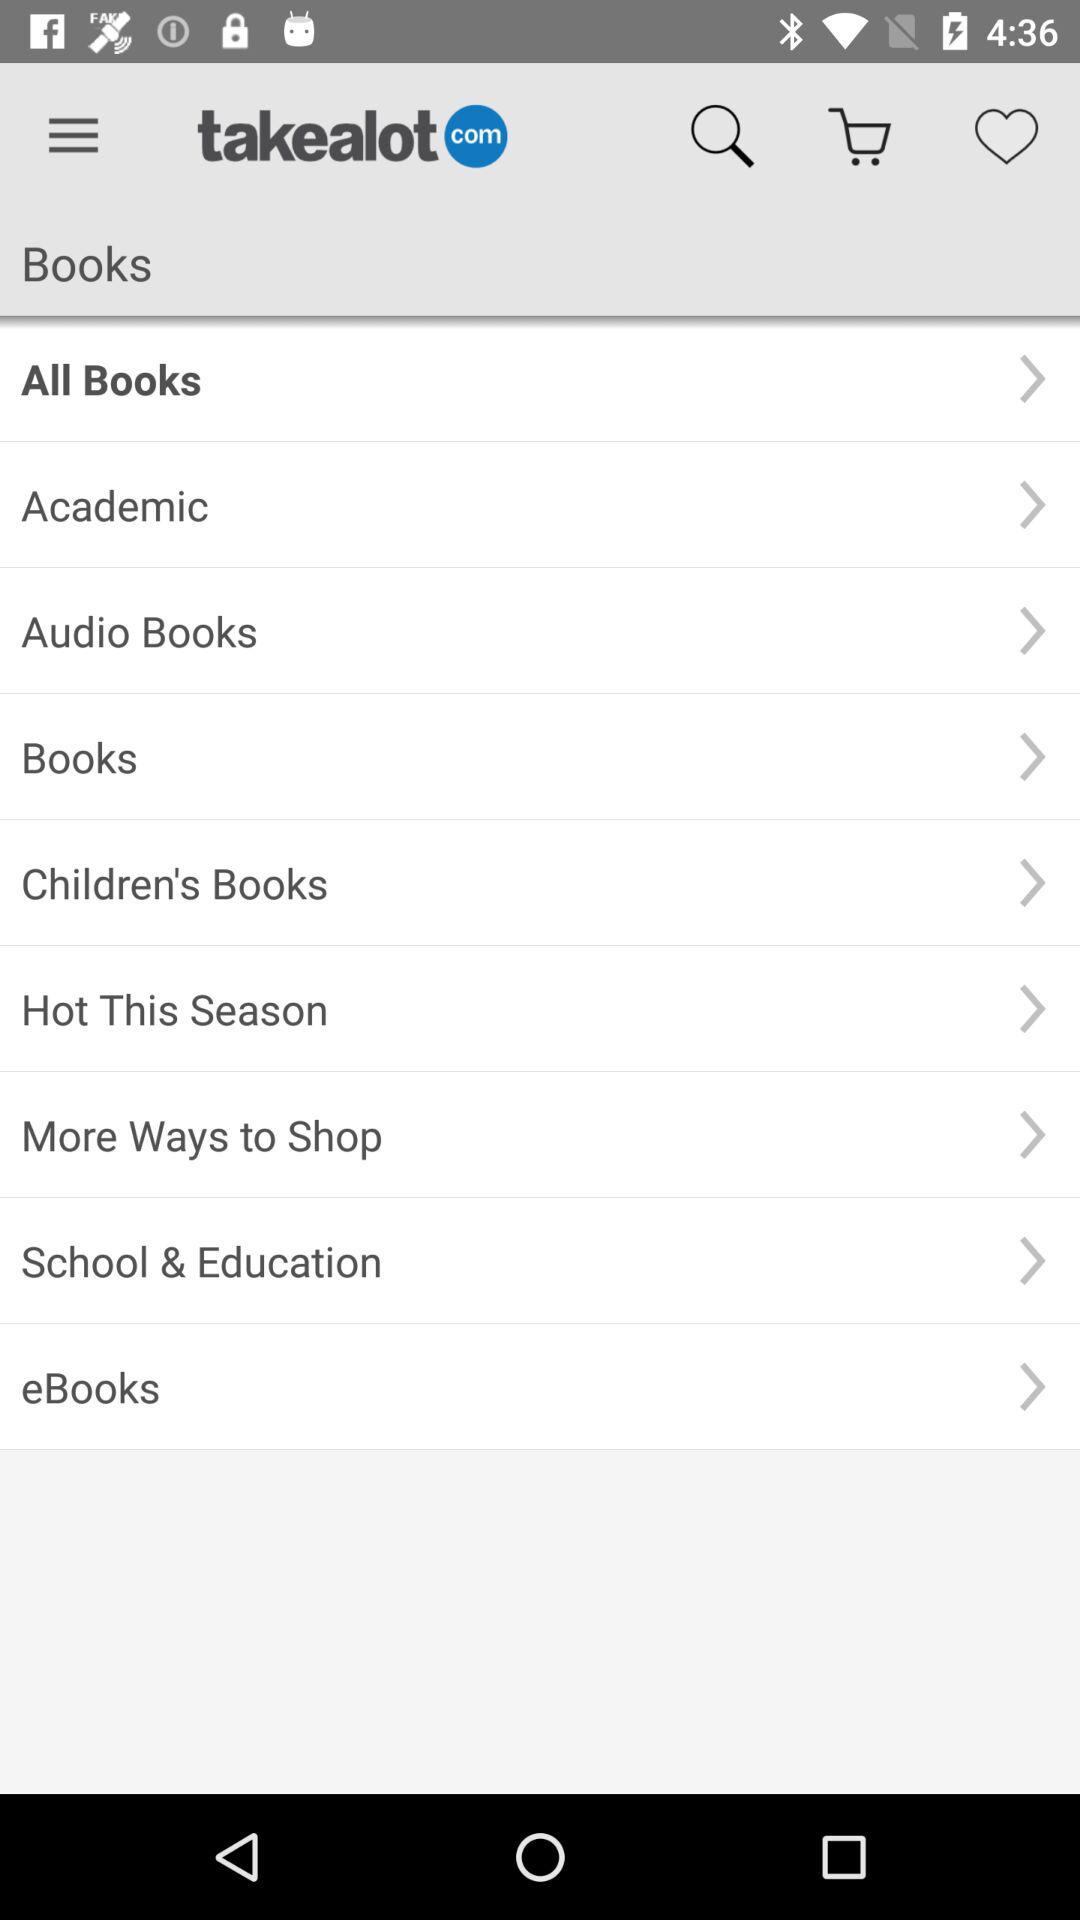 This screenshot has height=1920, width=1080. I want to click on item below the school & education item, so click(502, 1385).